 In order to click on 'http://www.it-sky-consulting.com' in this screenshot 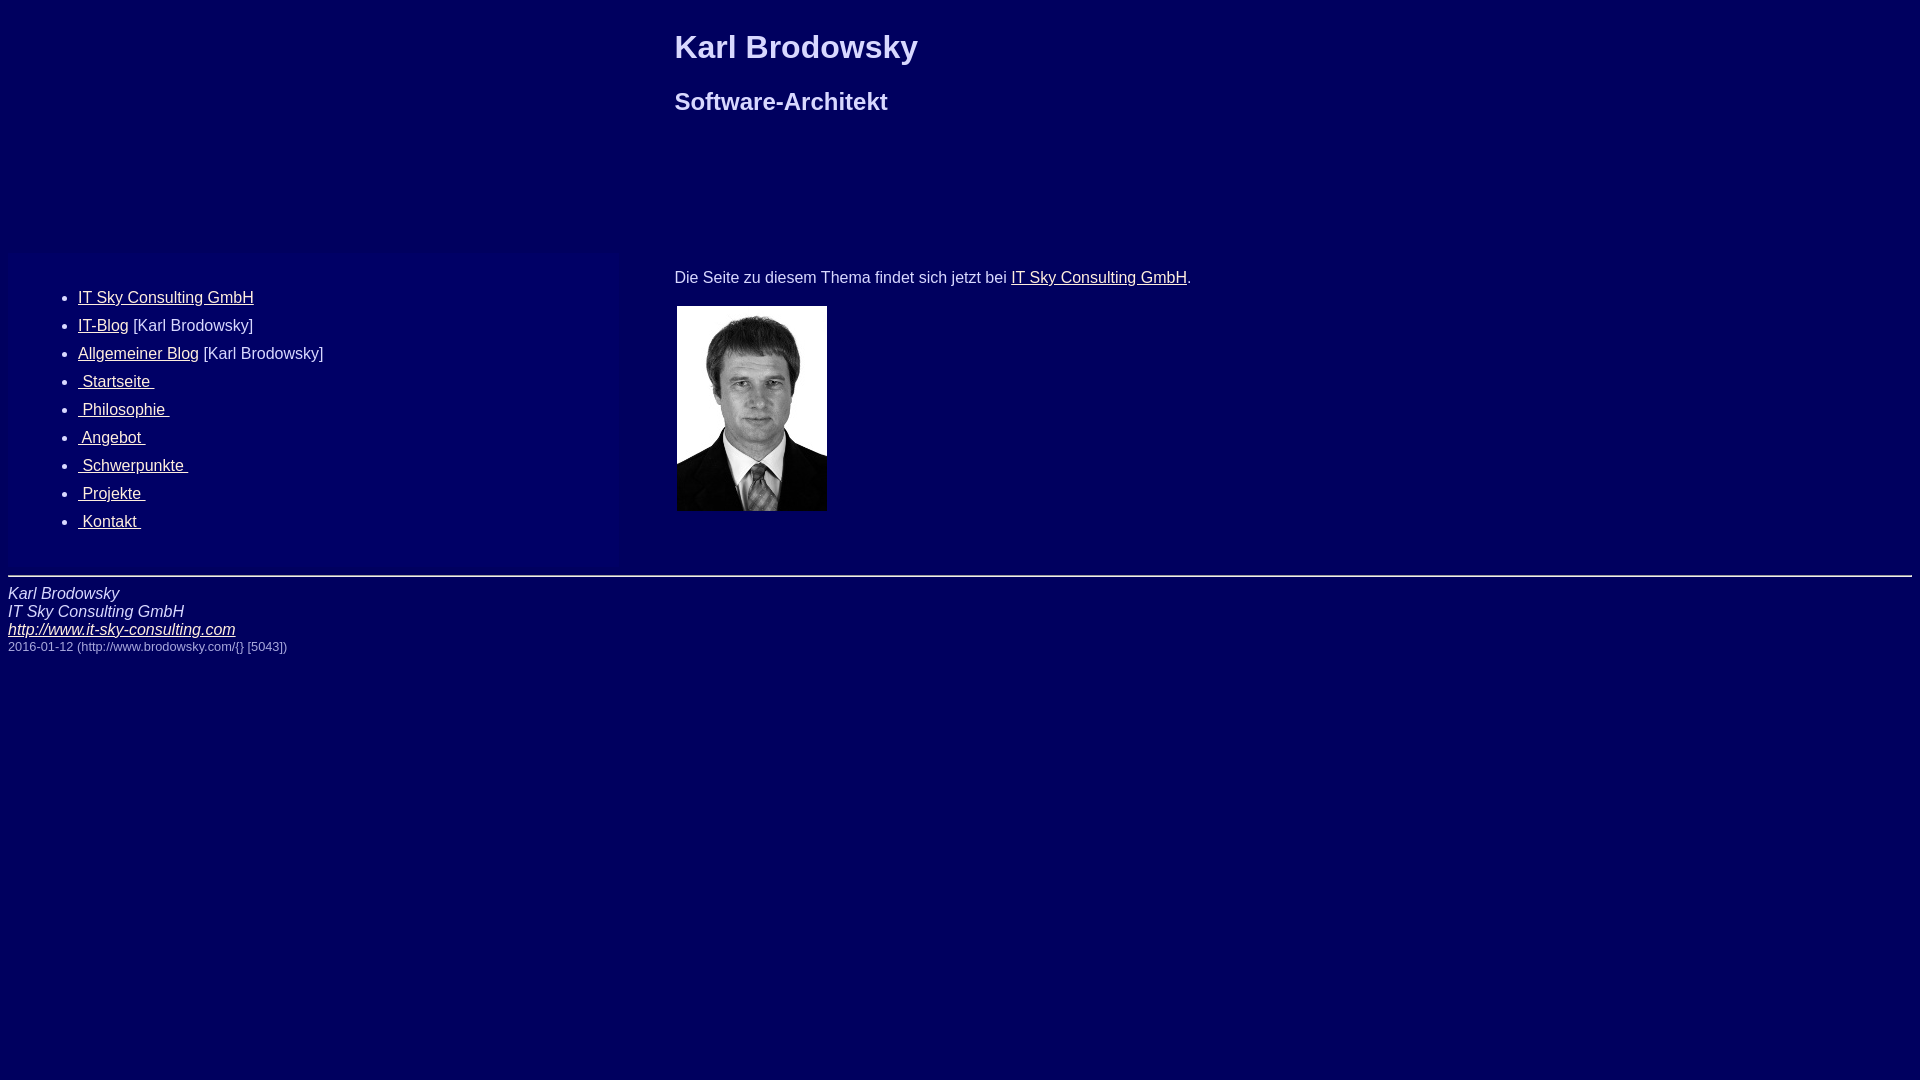, I will do `click(120, 628)`.